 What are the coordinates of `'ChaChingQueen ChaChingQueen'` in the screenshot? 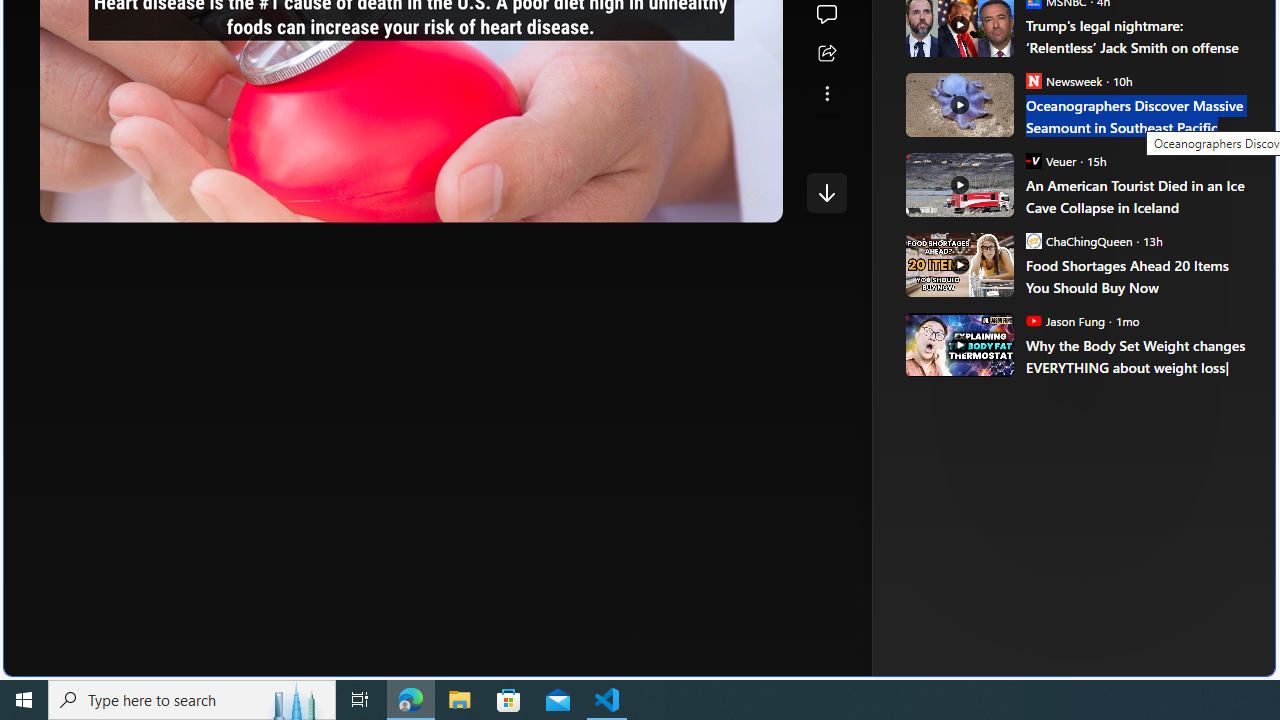 It's located at (1078, 239).